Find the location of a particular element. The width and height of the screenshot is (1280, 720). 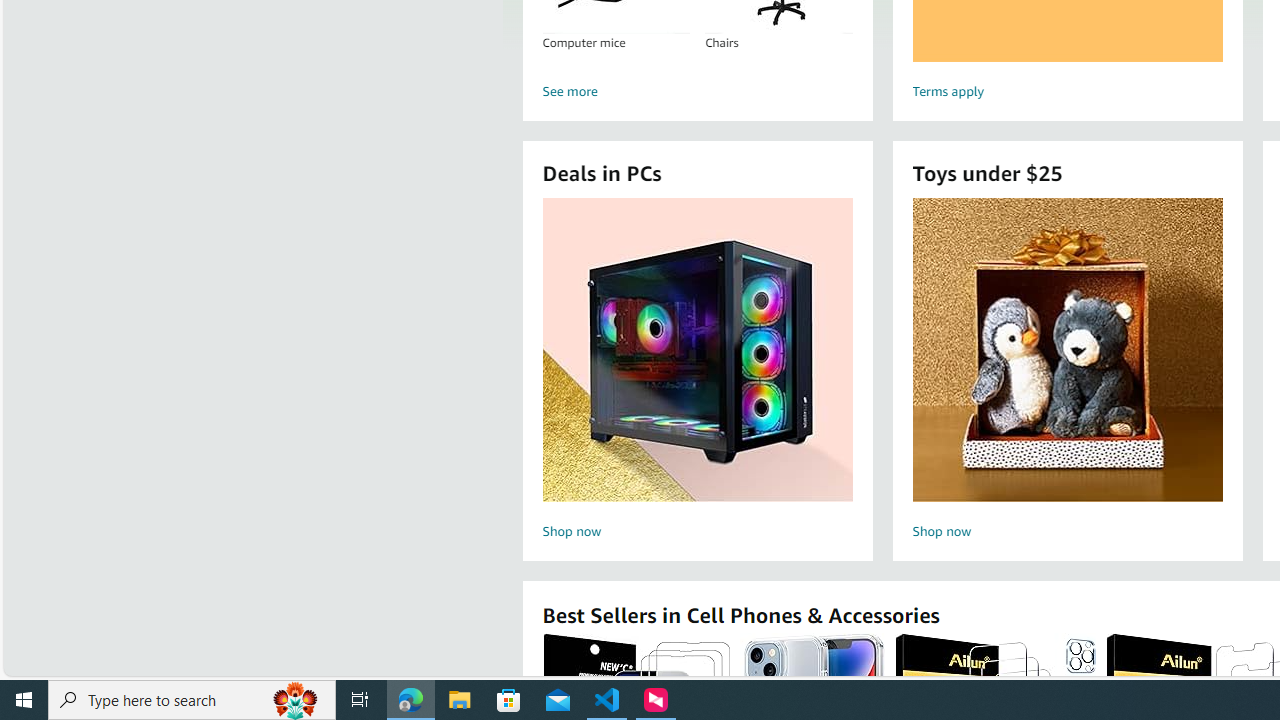

'Toys under $25' is located at coordinates (1066, 348).